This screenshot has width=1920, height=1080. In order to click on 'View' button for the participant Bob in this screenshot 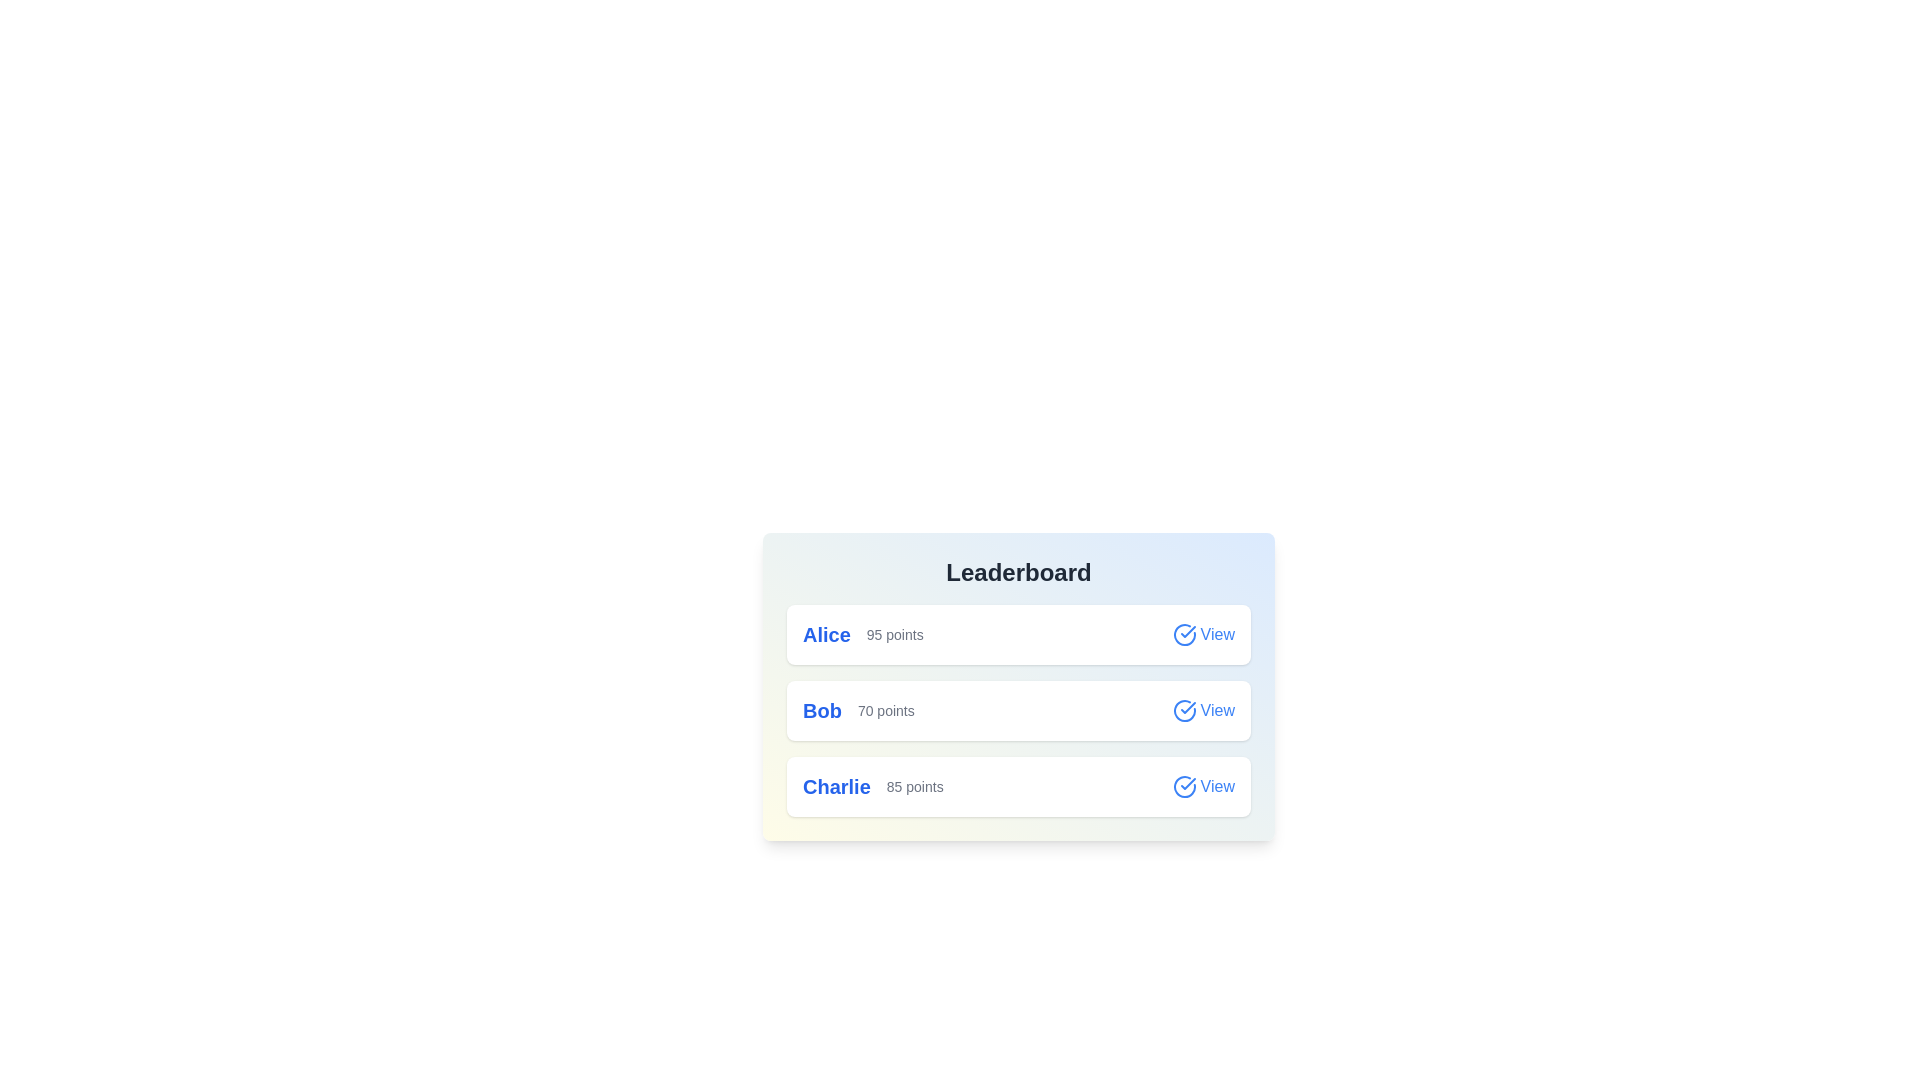, I will do `click(1202, 709)`.